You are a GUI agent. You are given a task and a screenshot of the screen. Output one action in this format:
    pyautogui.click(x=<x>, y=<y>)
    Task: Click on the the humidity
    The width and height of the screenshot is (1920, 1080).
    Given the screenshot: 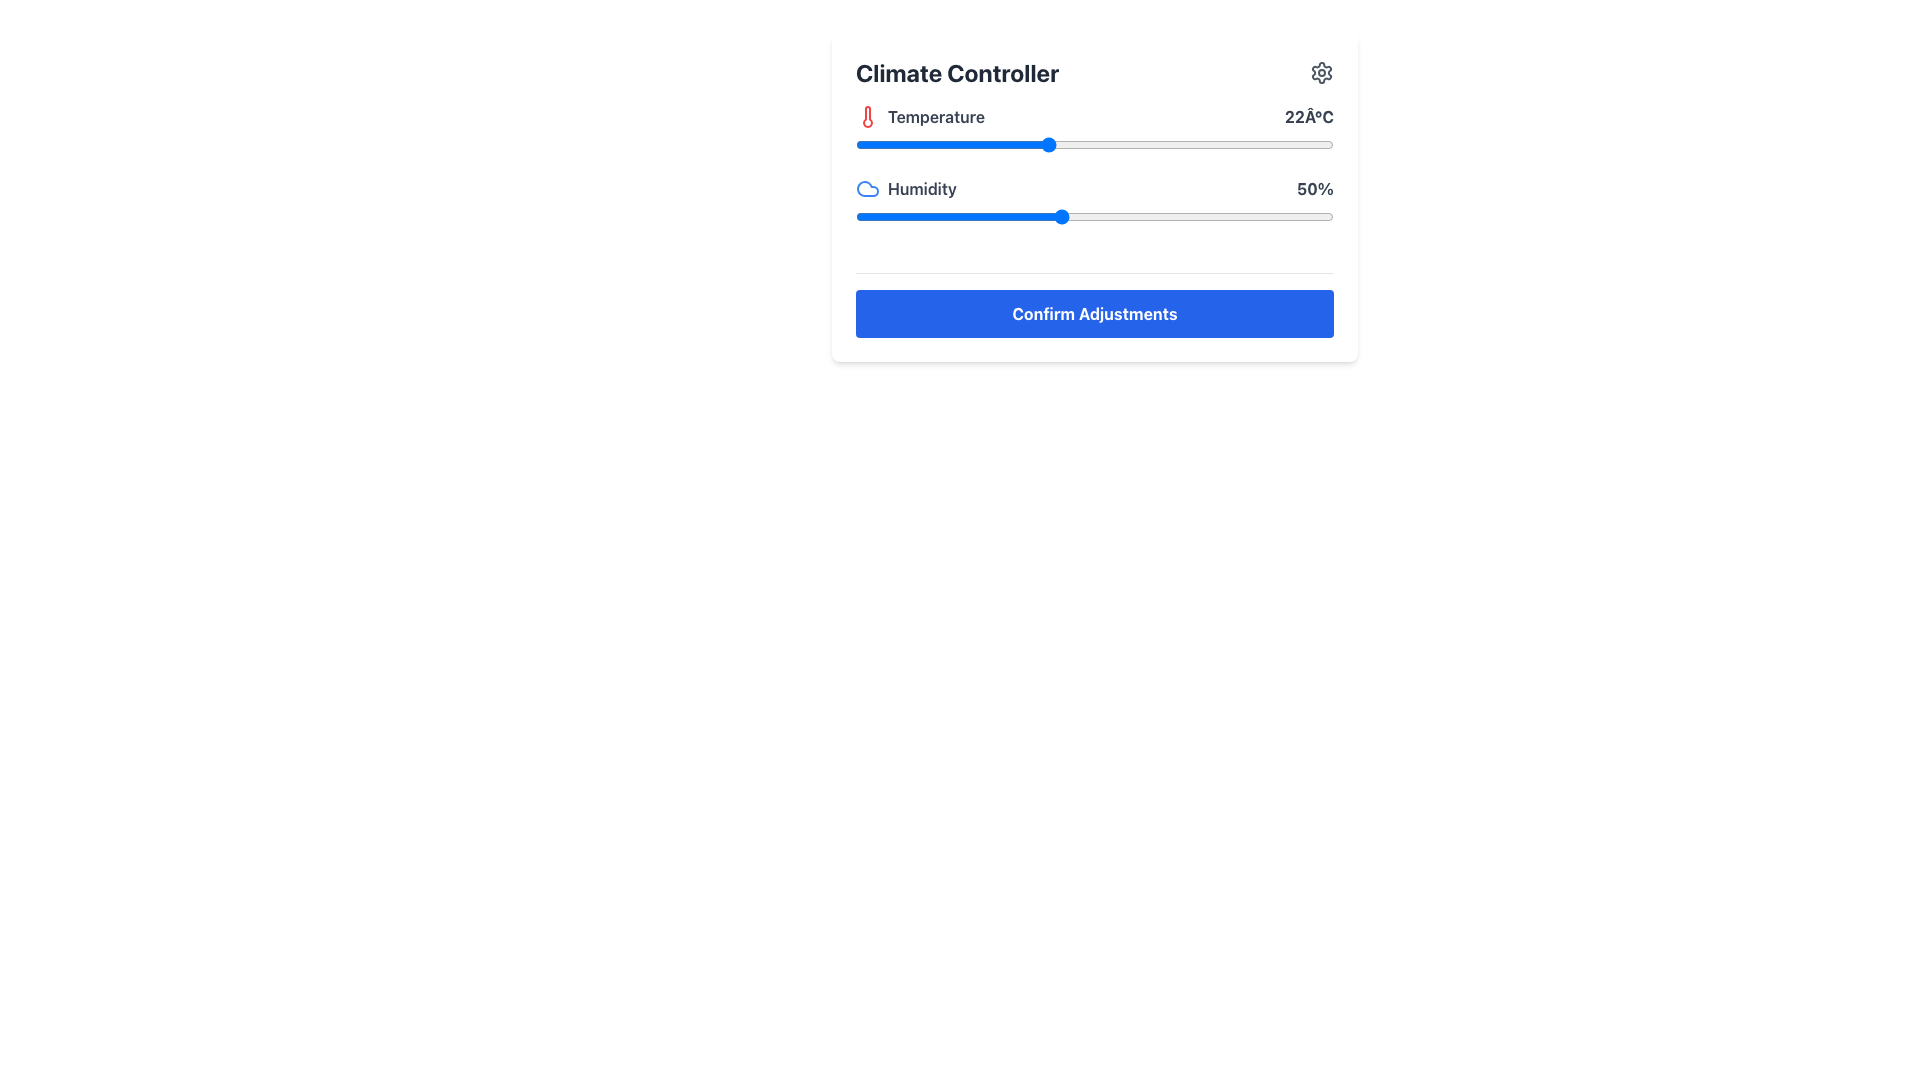 What is the action you would take?
    pyautogui.click(x=1223, y=216)
    